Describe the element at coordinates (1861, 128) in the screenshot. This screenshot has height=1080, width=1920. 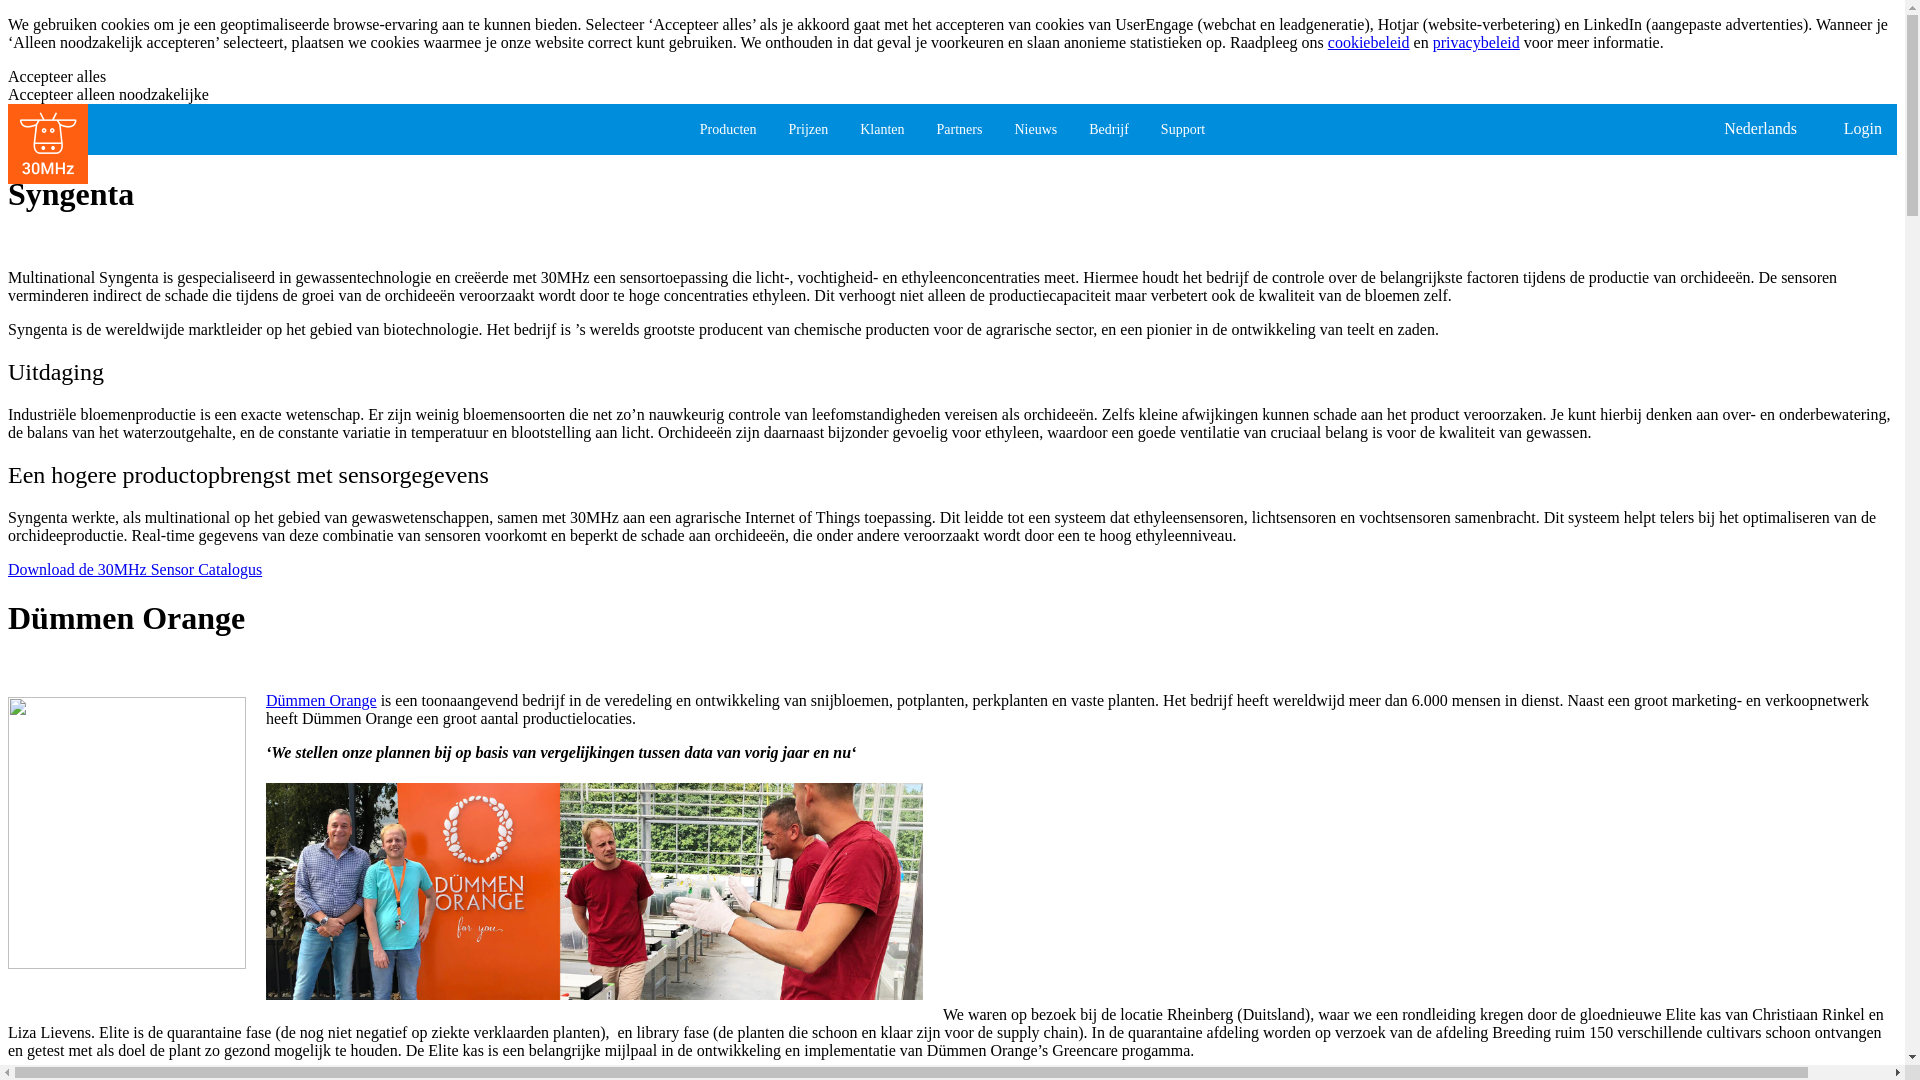
I see `'Login'` at that location.